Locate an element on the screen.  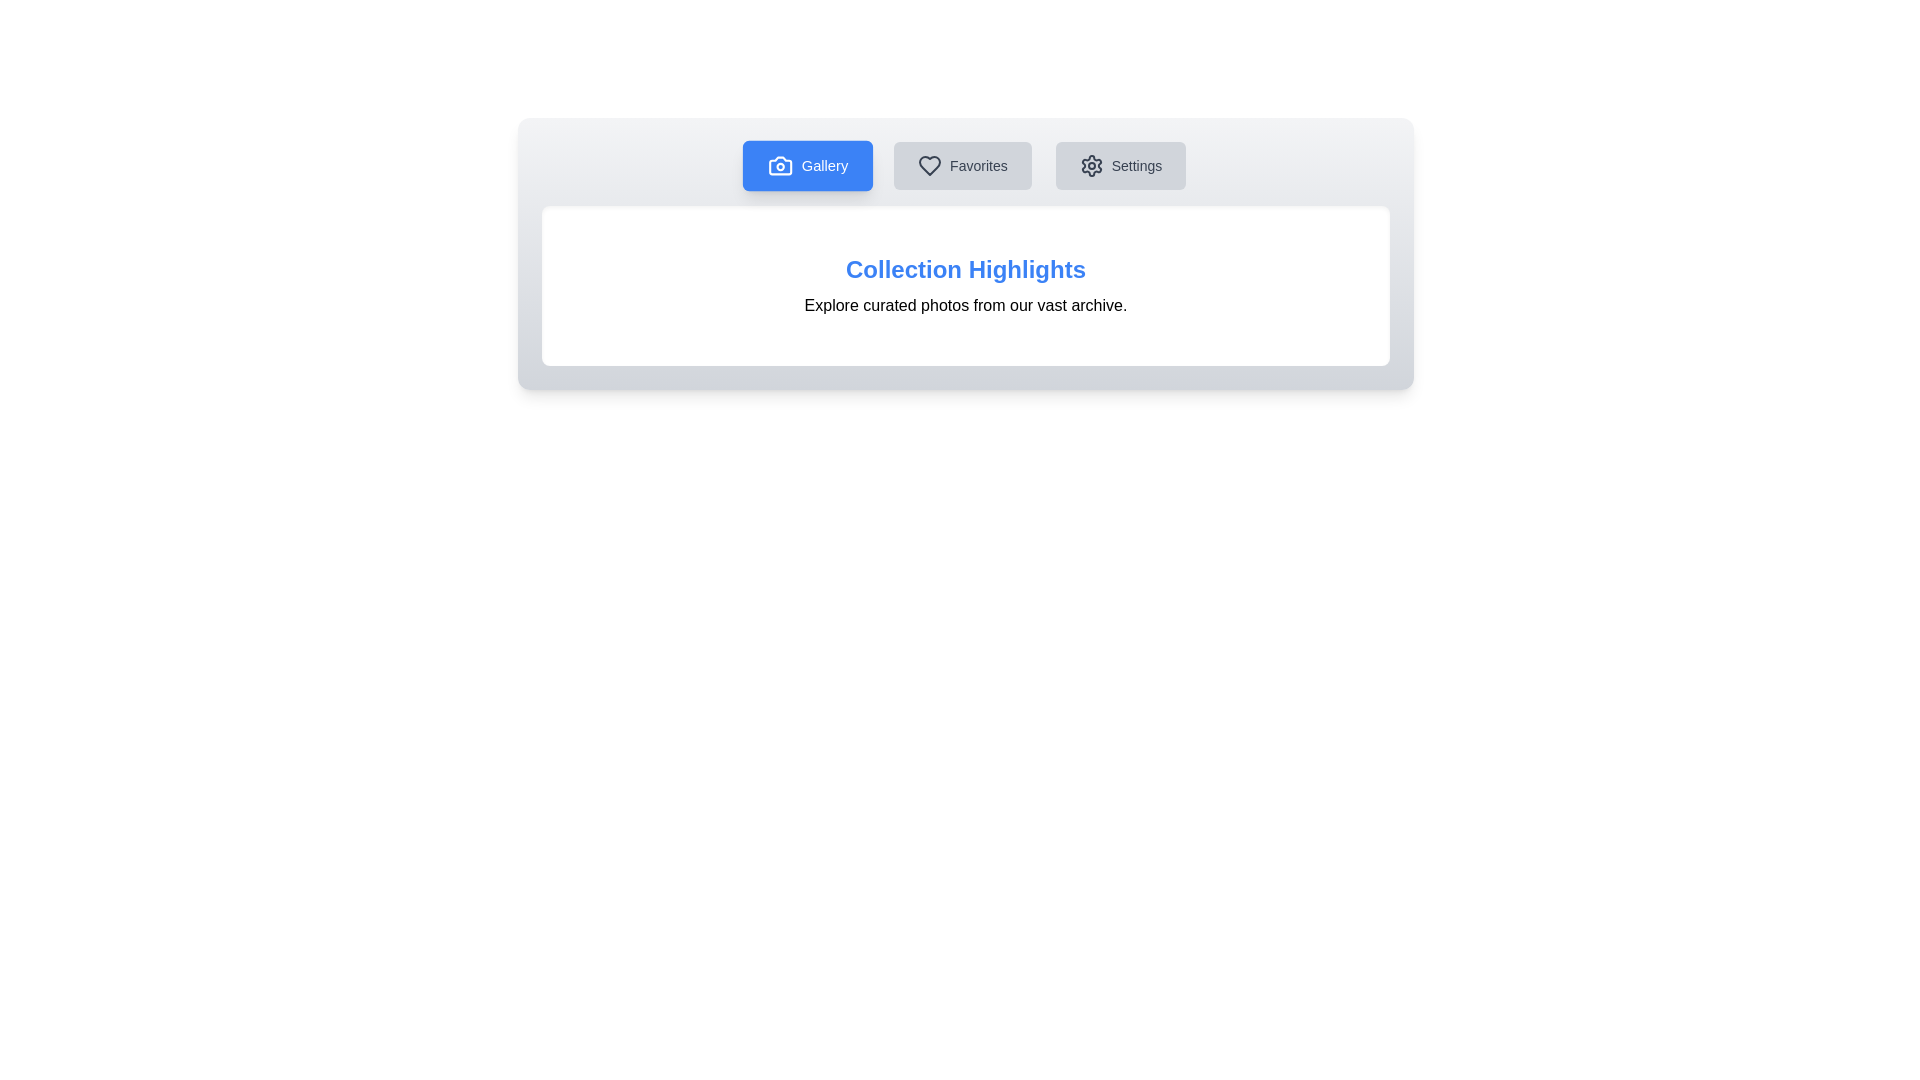
the Gallery button to inspect its functionality is located at coordinates (807, 164).